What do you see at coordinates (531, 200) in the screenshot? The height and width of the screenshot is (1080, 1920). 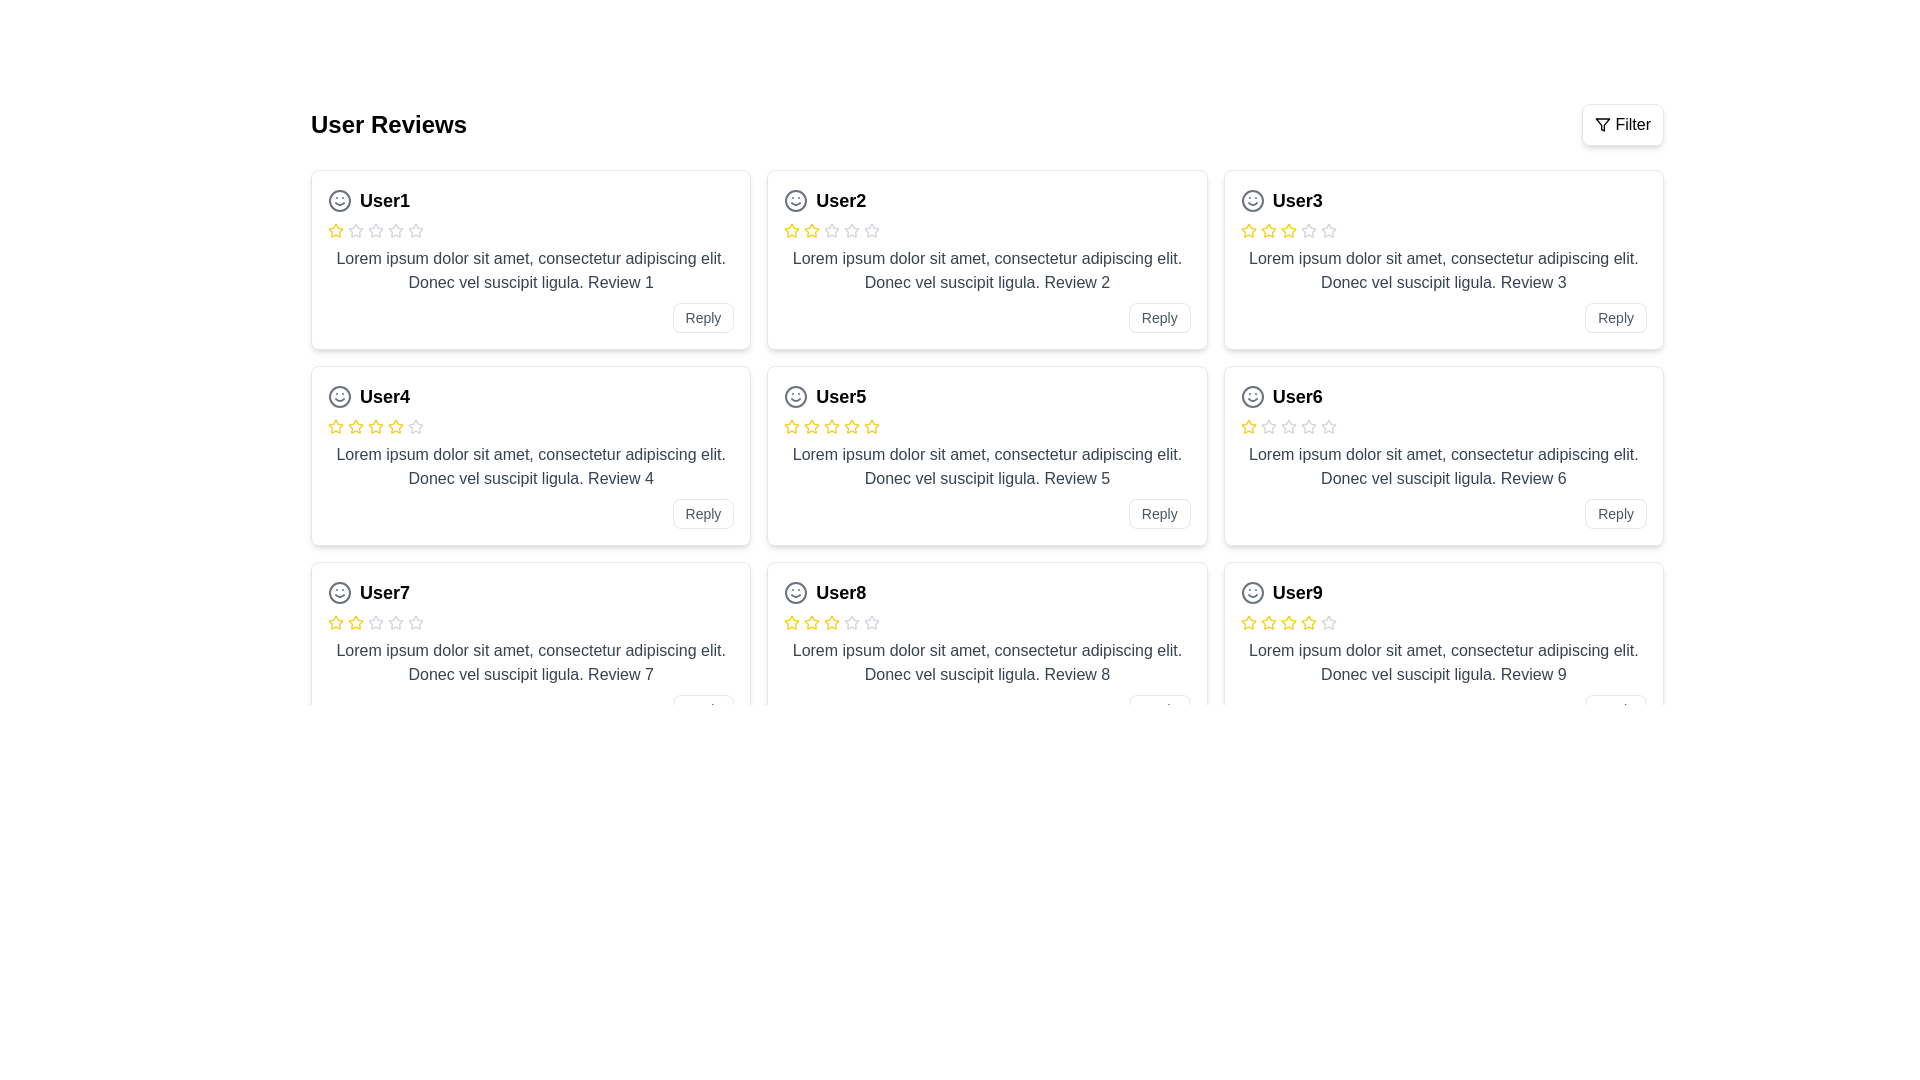 I see `the username and avatar element positioned at the top-left corner of the review card, which displays the user who provided the review` at bounding box center [531, 200].